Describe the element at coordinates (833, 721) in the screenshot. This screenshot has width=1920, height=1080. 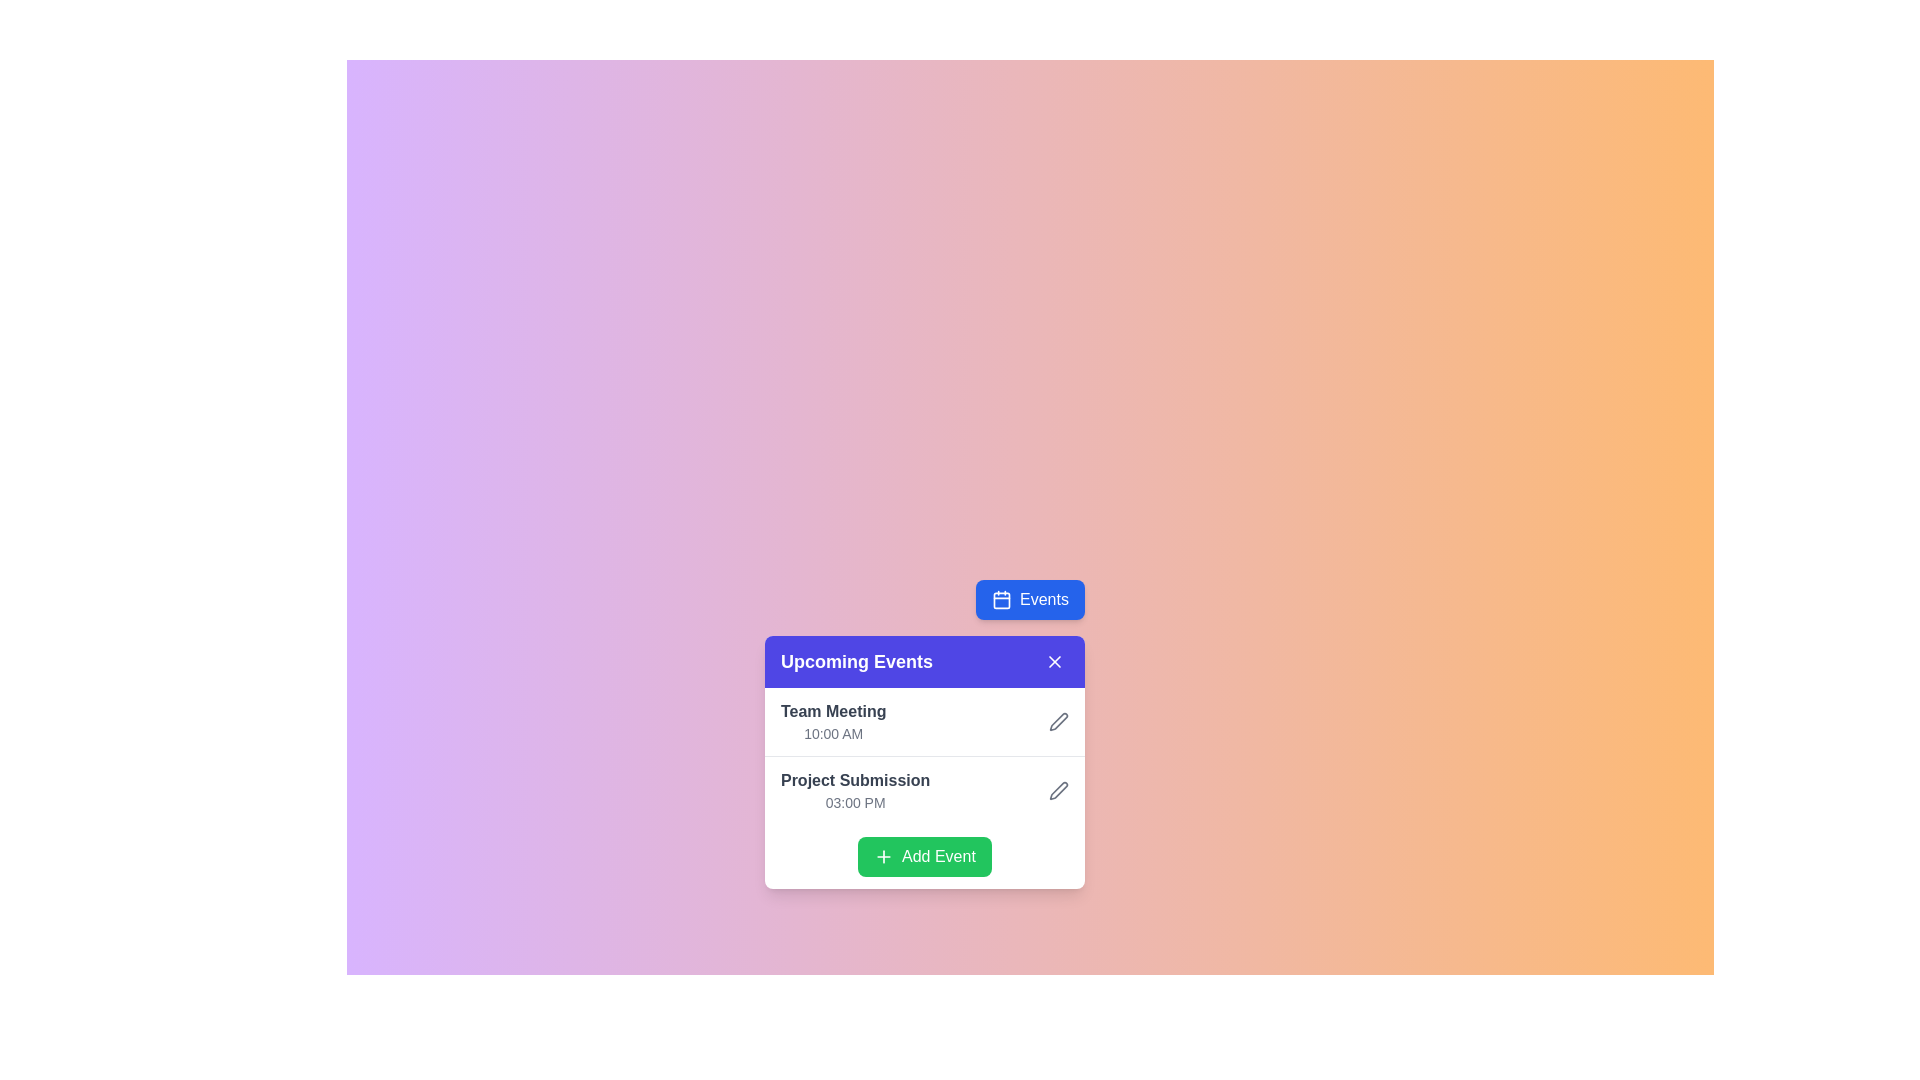
I see `the text display that shows the event title 'Team Meeting' and time '10:00 AM' in the 'Upcoming Events' section` at that location.